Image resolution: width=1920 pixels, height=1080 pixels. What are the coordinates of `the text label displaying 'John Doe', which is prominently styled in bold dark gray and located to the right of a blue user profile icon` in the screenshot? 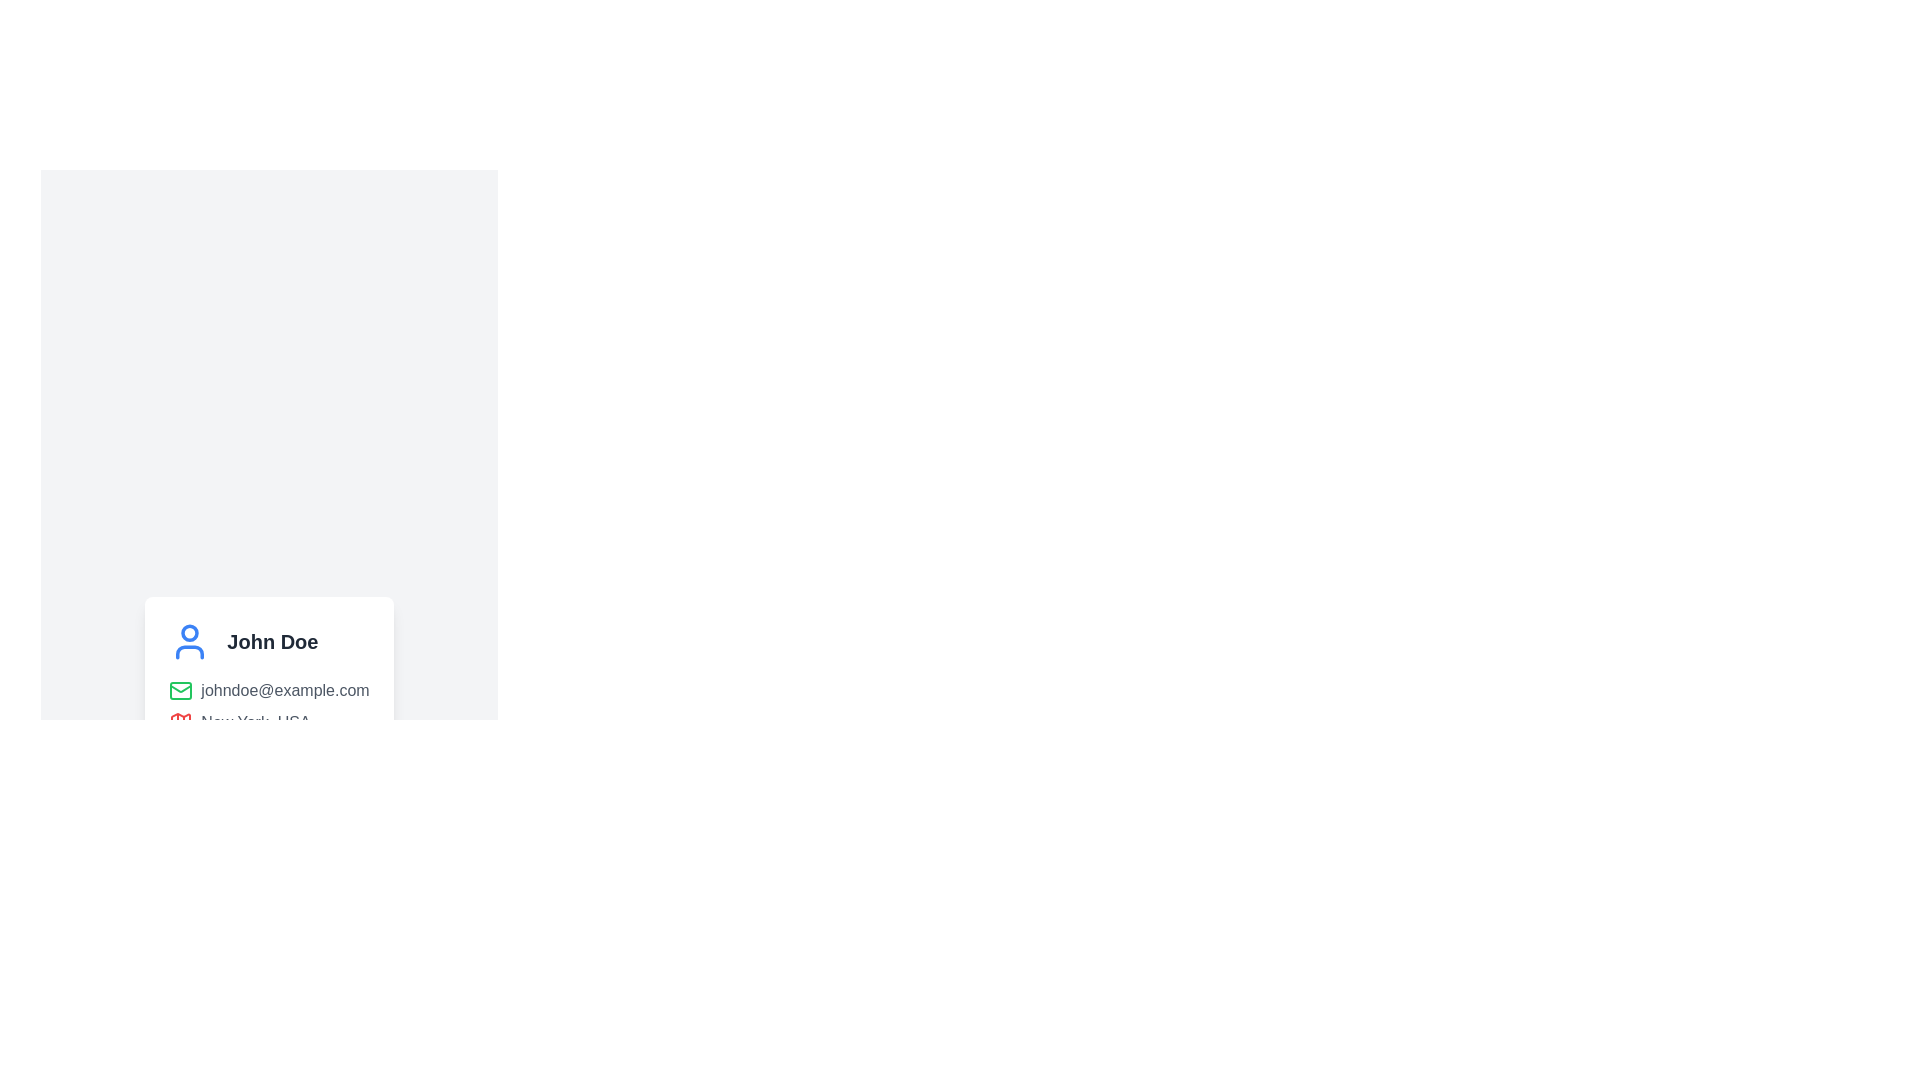 It's located at (271, 641).